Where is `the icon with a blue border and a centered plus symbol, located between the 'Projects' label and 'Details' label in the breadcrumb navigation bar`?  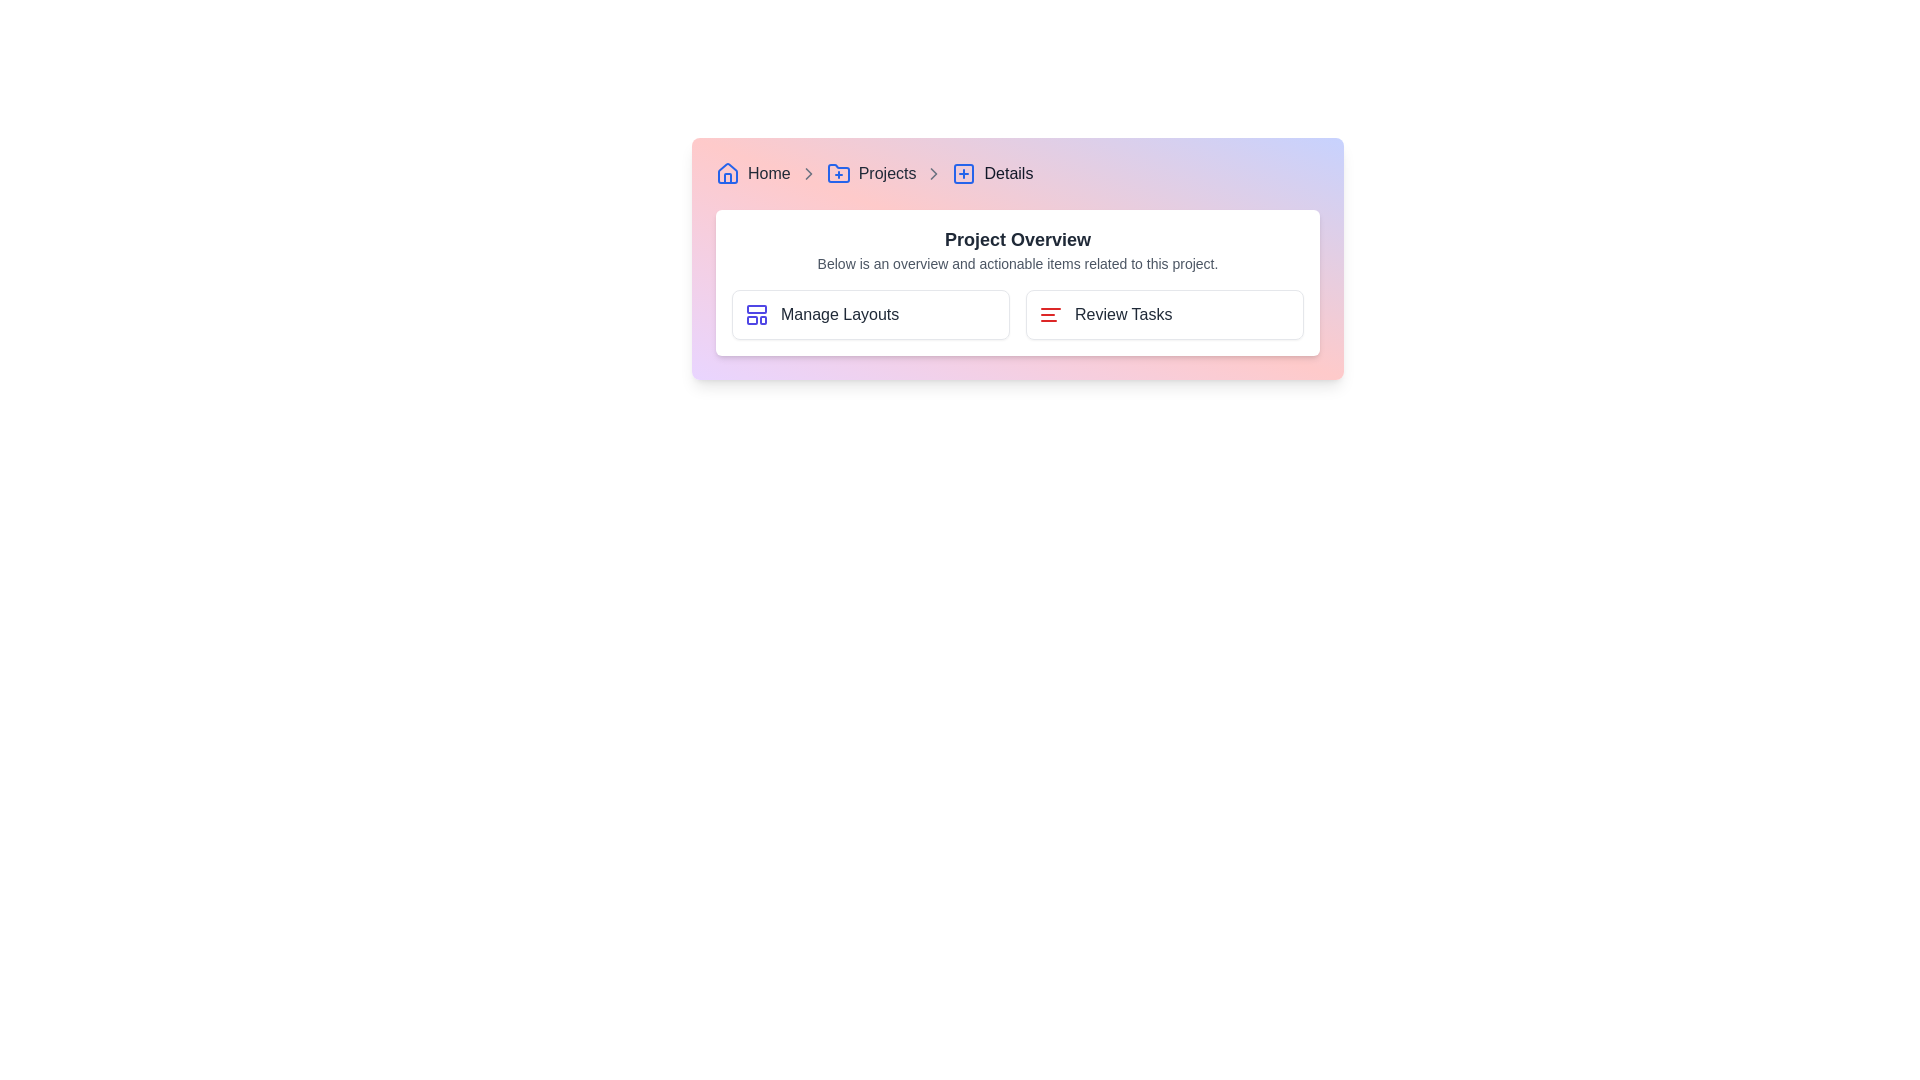 the icon with a blue border and a centered plus symbol, located between the 'Projects' label and 'Details' label in the breadcrumb navigation bar is located at coordinates (964, 172).